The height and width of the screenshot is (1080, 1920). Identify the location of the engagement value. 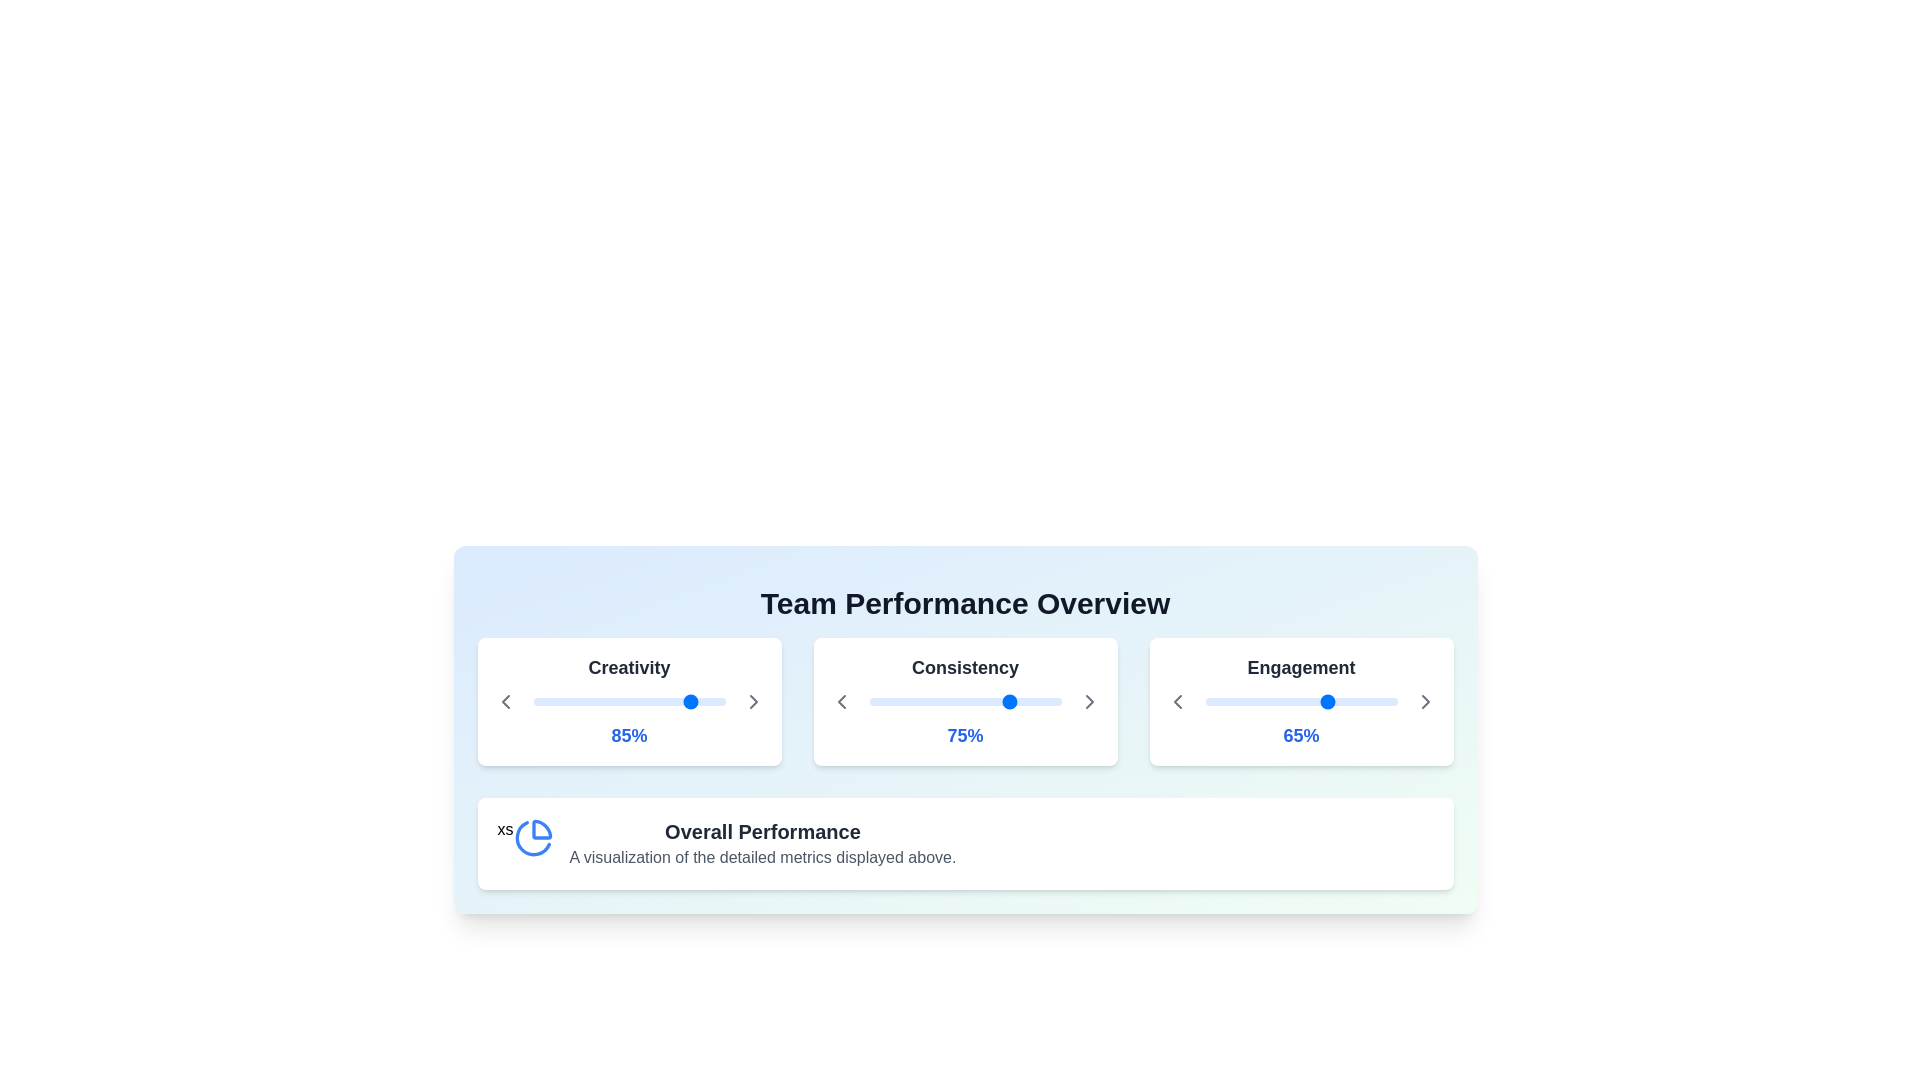
(1332, 701).